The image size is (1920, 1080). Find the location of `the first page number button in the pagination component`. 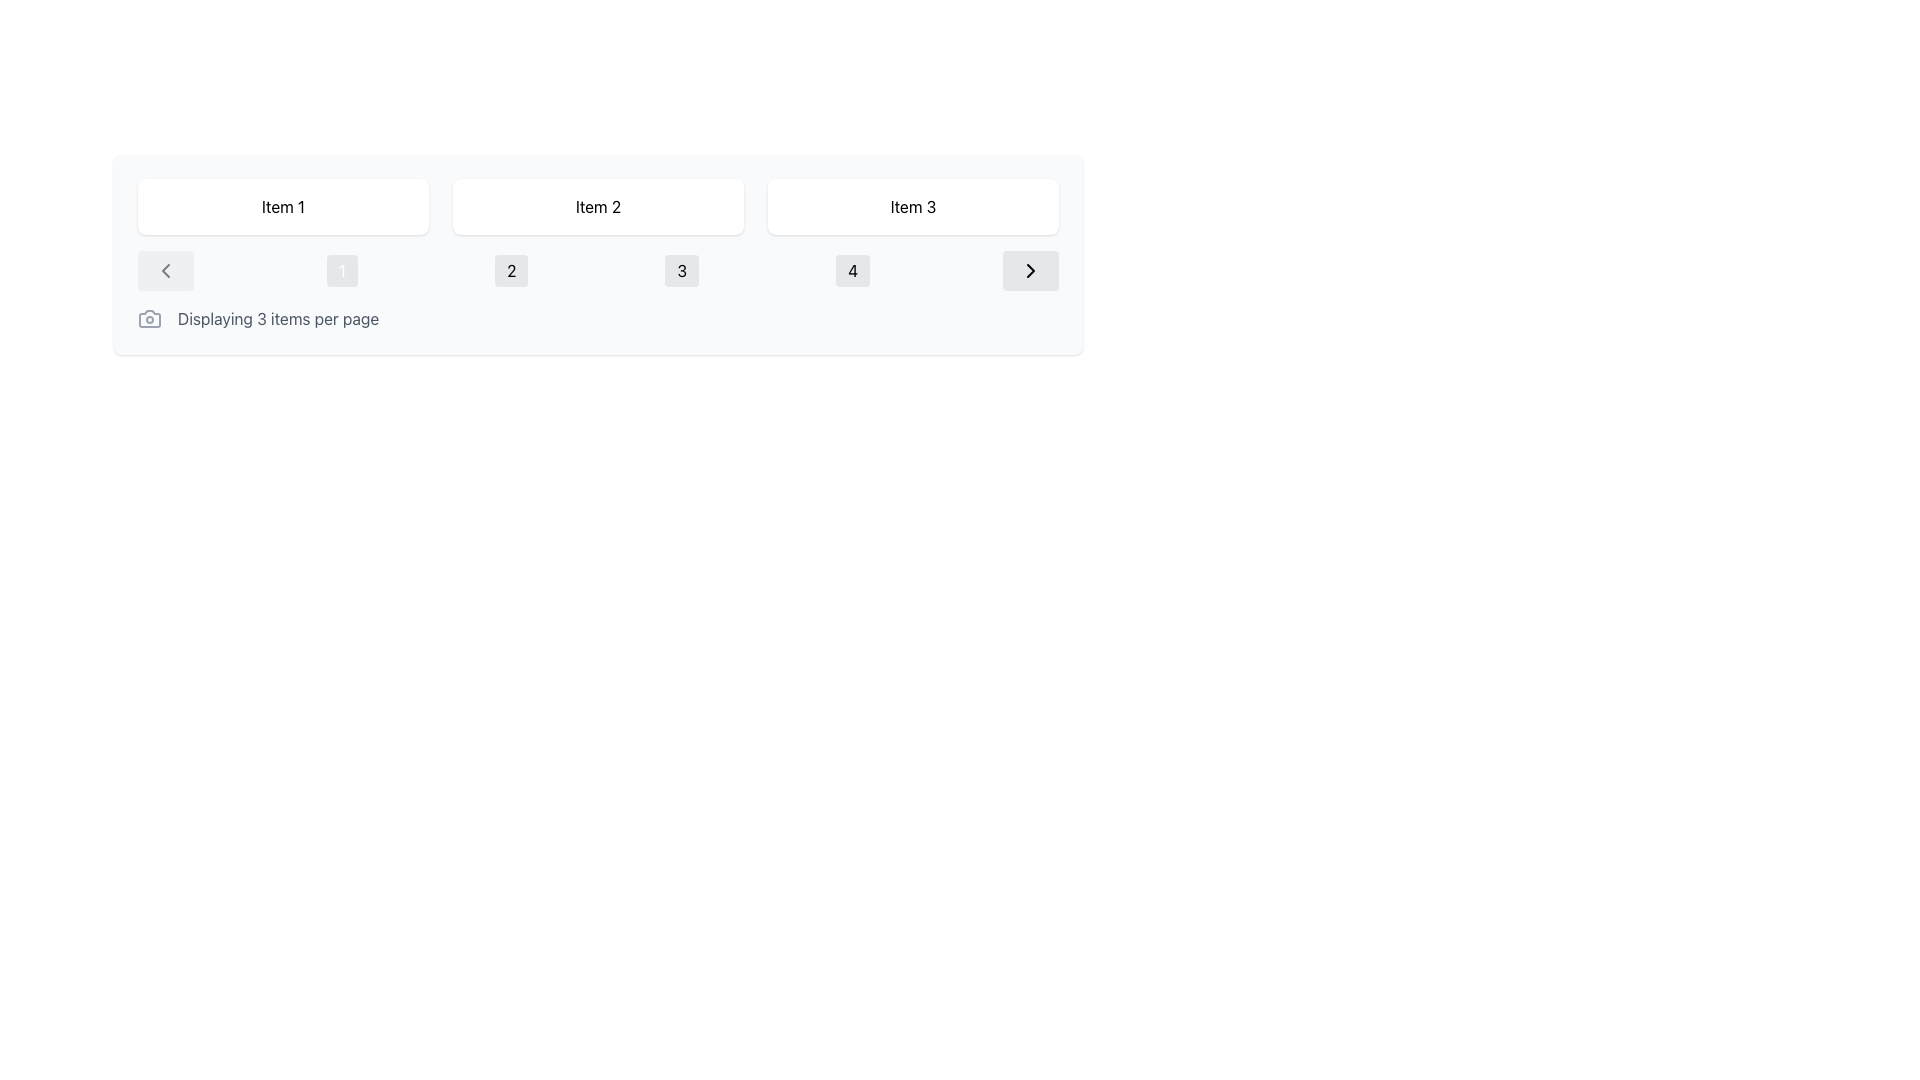

the first page number button in the pagination component is located at coordinates (342, 270).